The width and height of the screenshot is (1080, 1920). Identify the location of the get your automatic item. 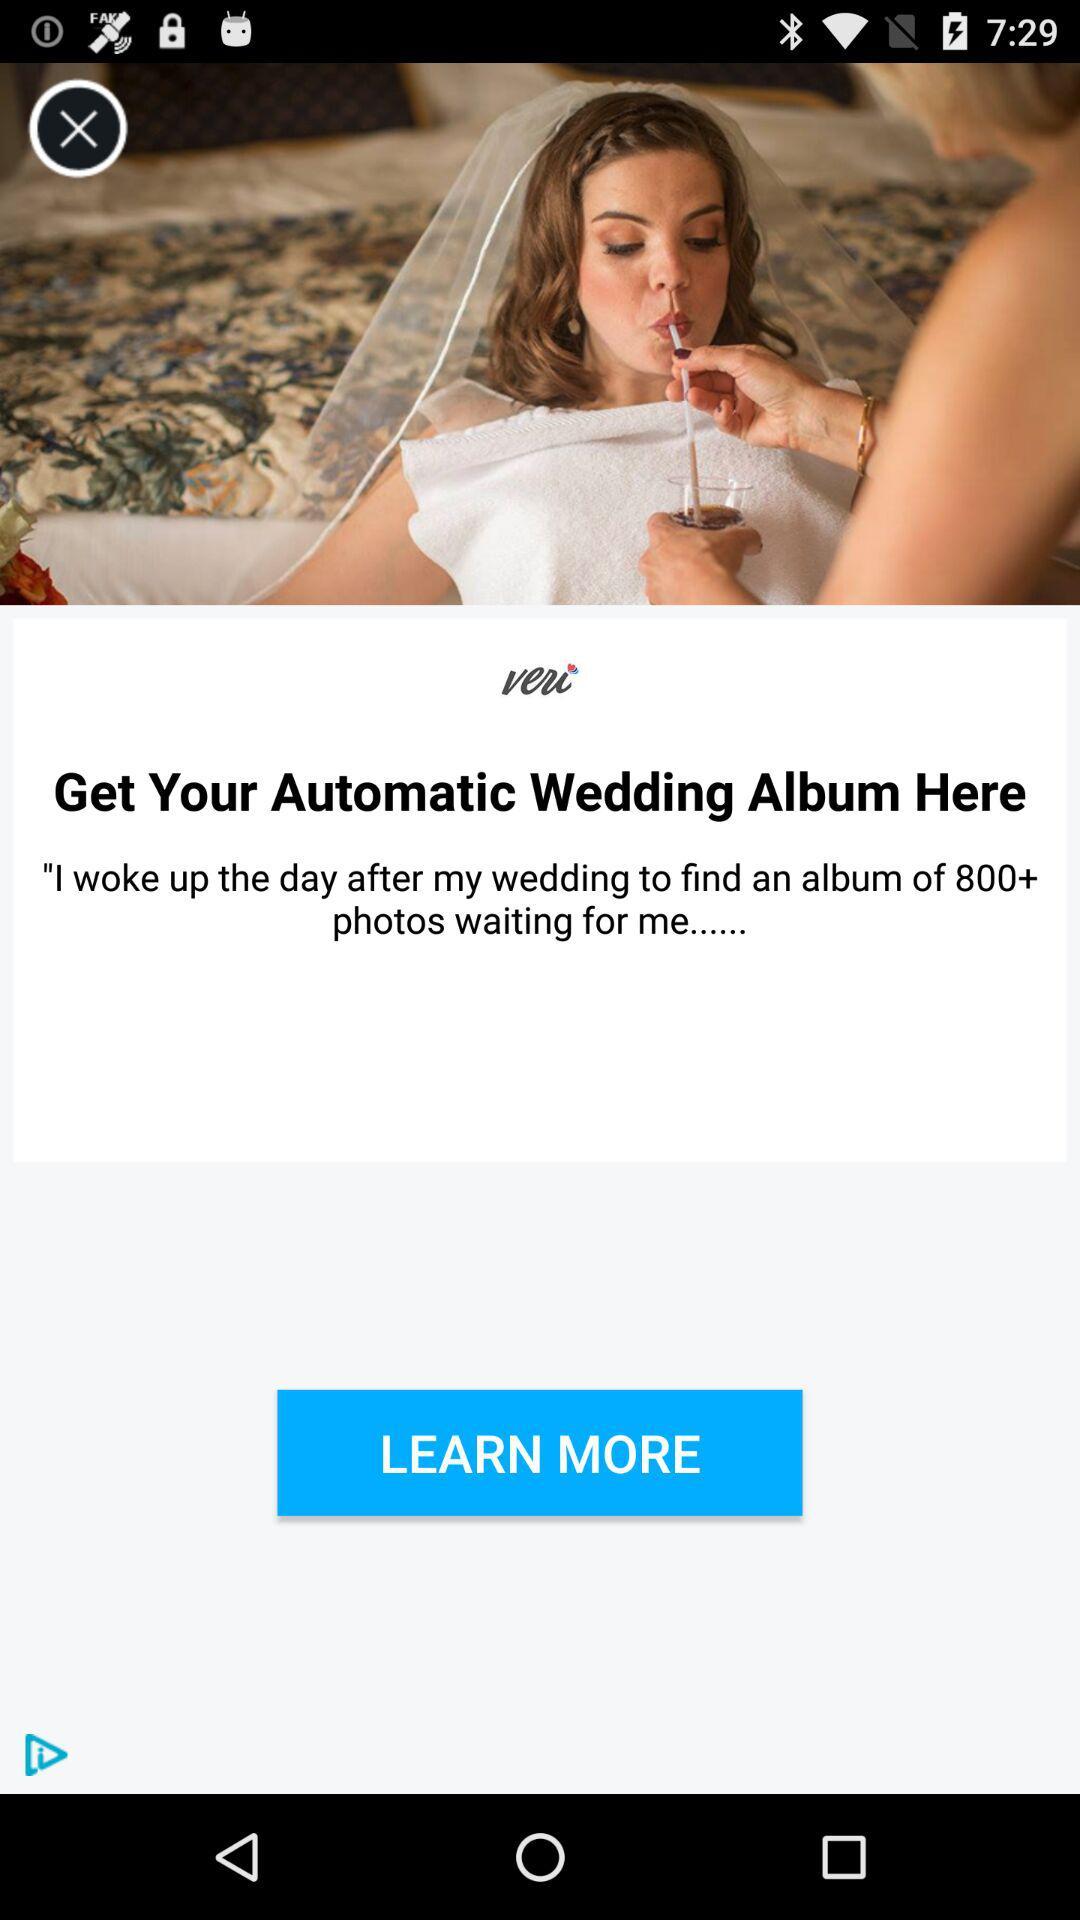
(540, 789).